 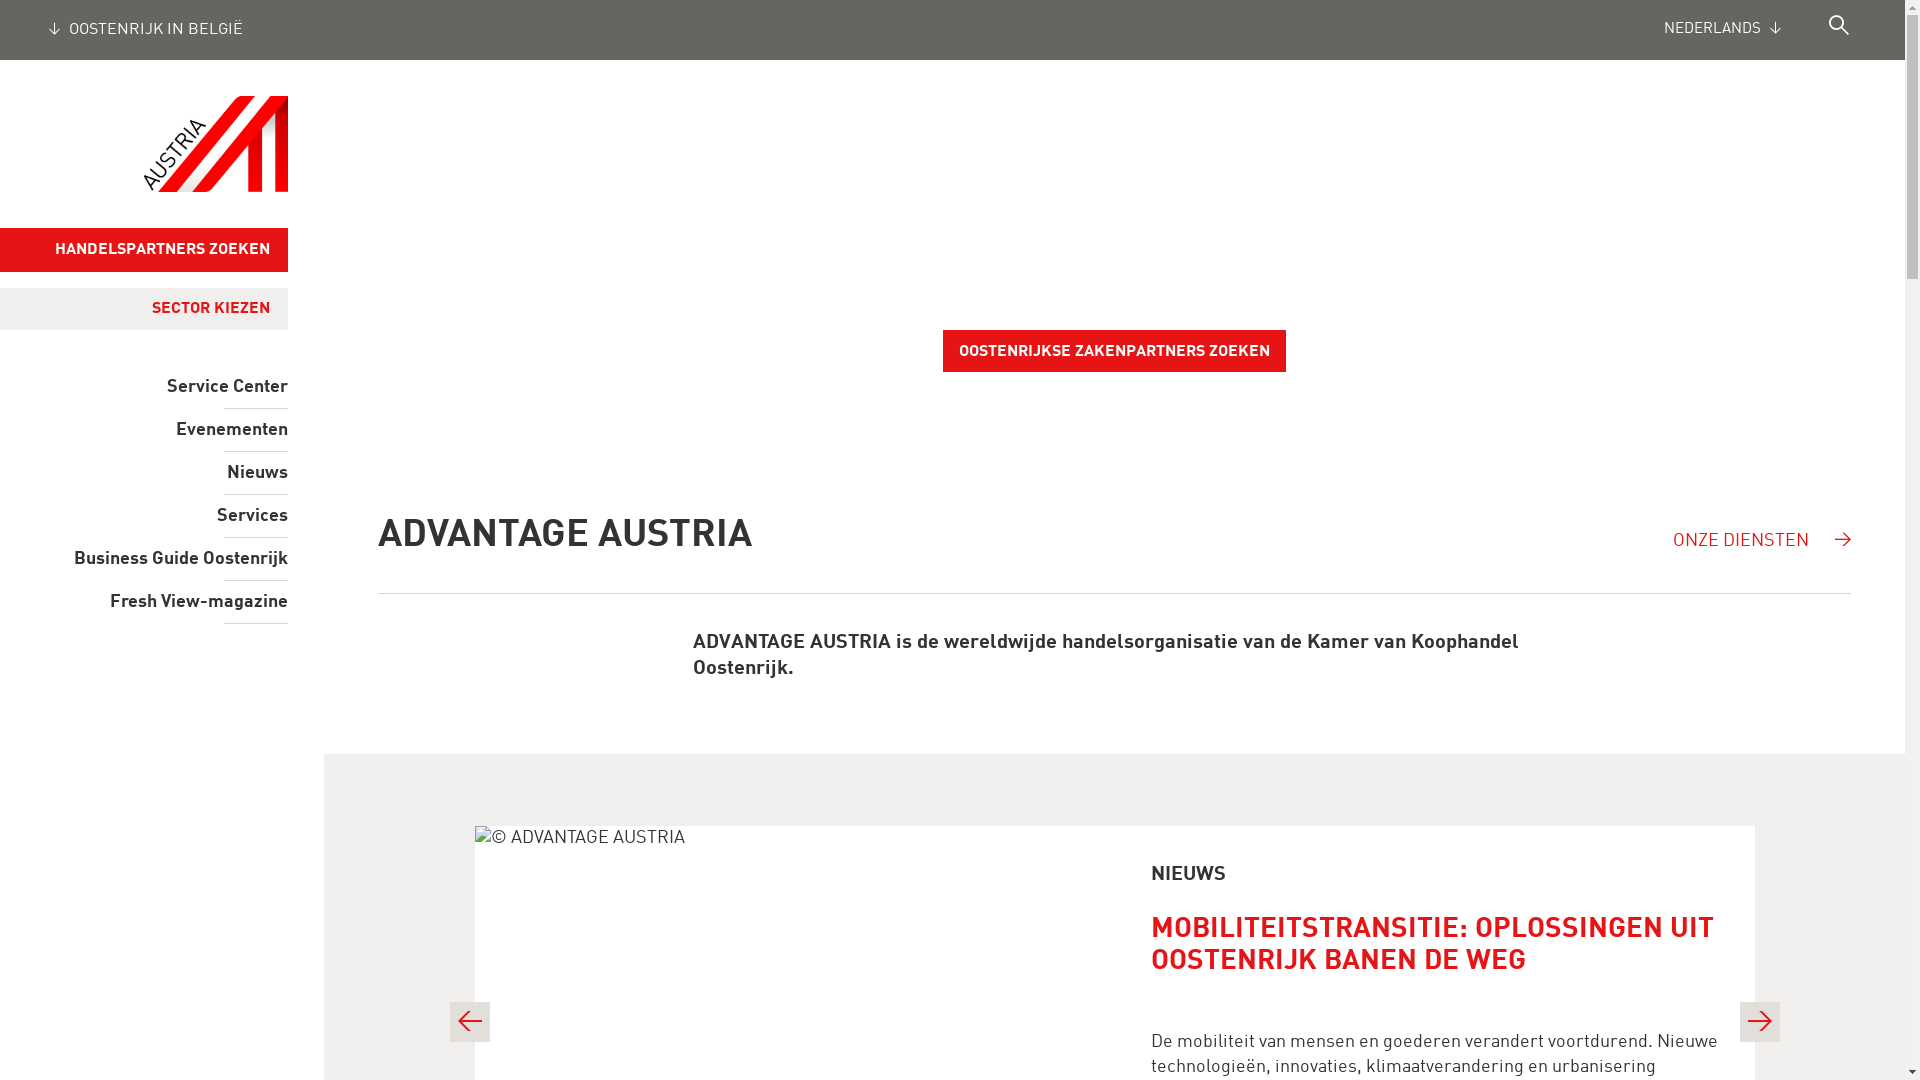 What do you see at coordinates (1745, 30) in the screenshot?
I see `'NEDERLANDS'` at bounding box center [1745, 30].